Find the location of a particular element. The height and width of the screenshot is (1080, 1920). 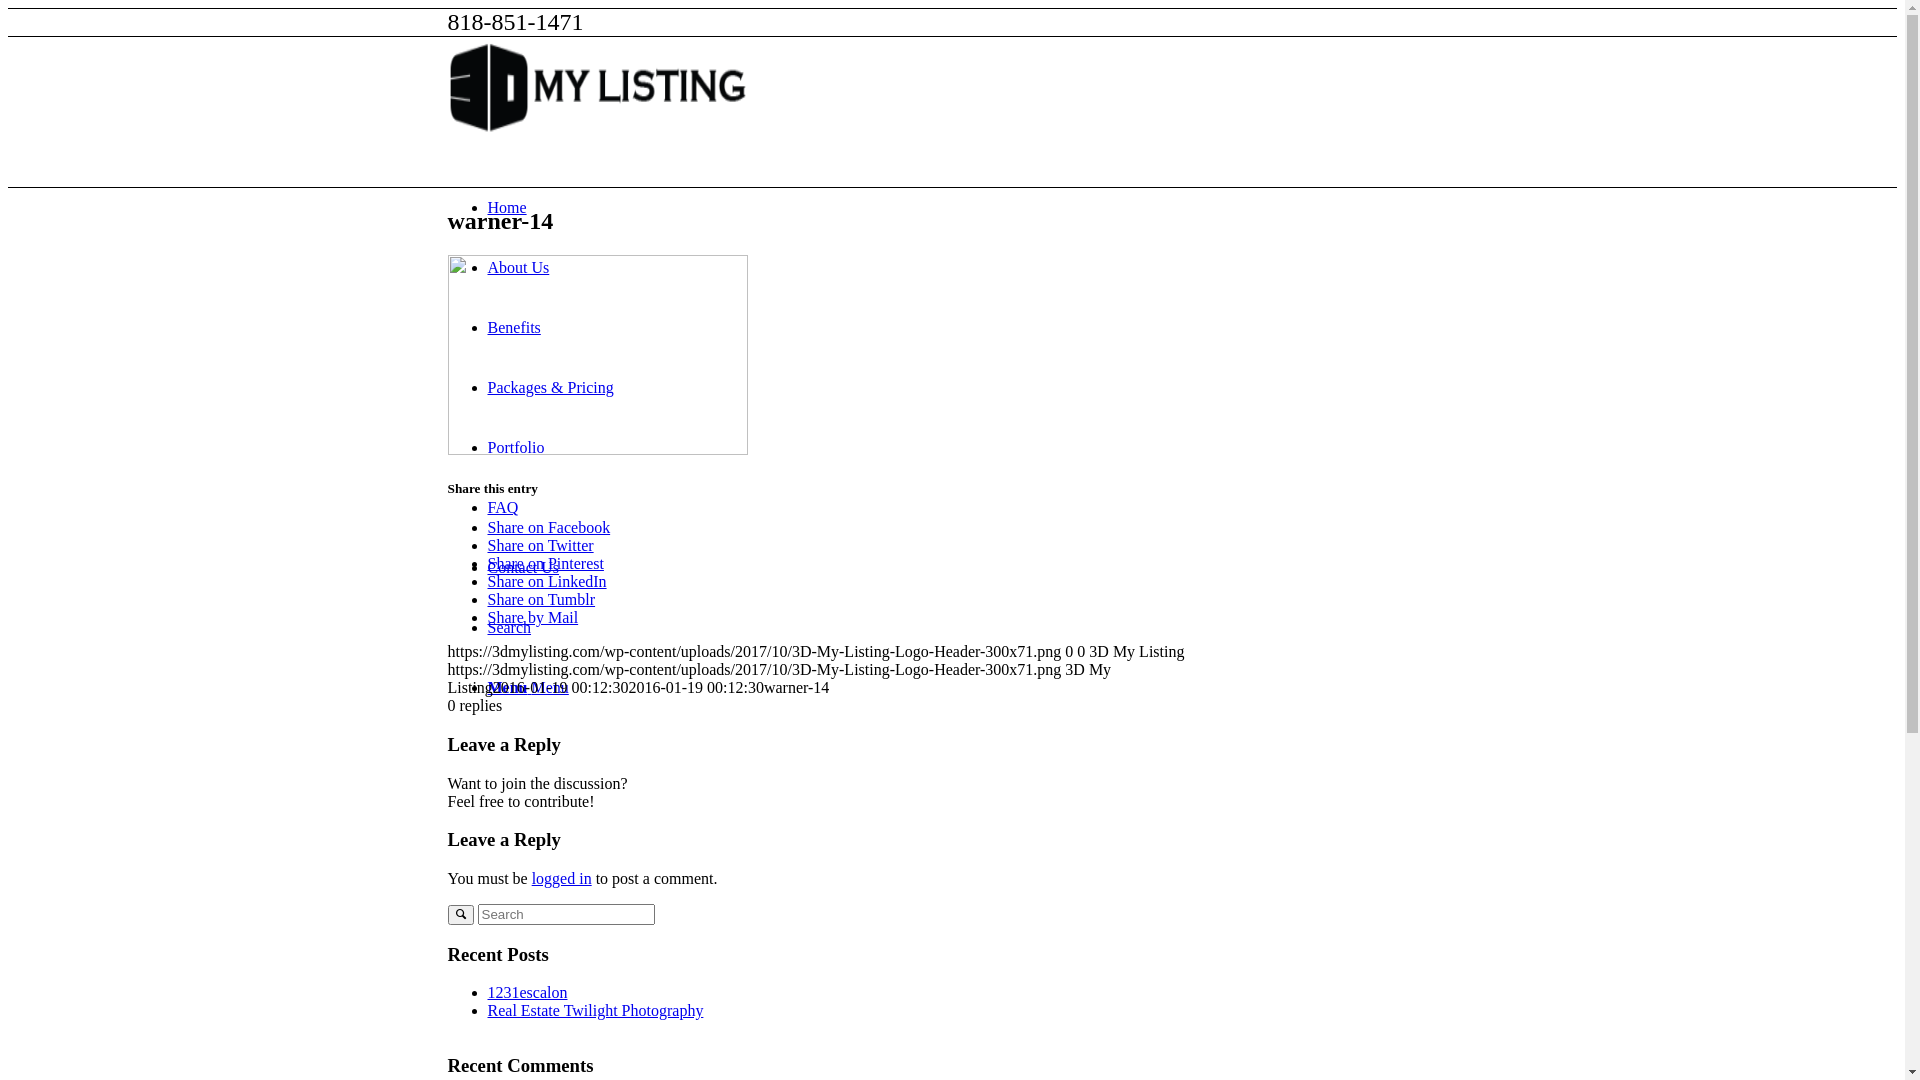

'Packages & Pricing' is located at coordinates (551, 387).